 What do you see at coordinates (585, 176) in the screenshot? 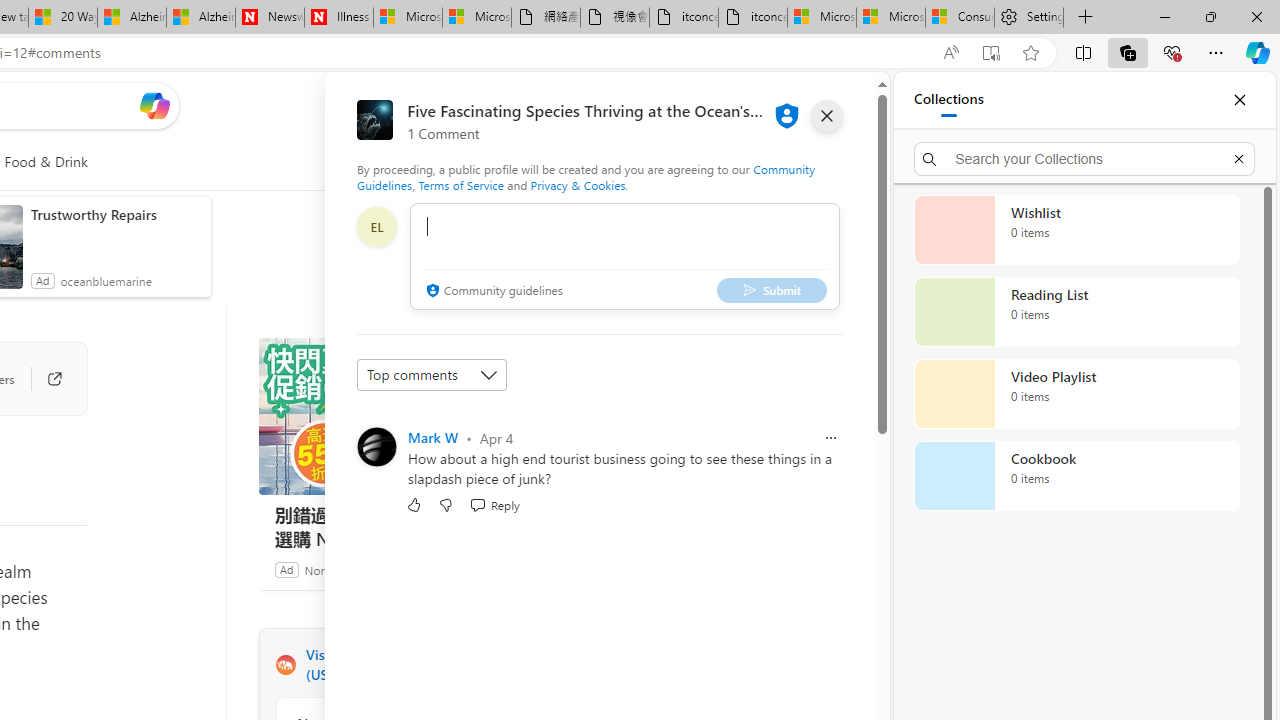
I see `'Community Guidelines'` at bounding box center [585, 176].